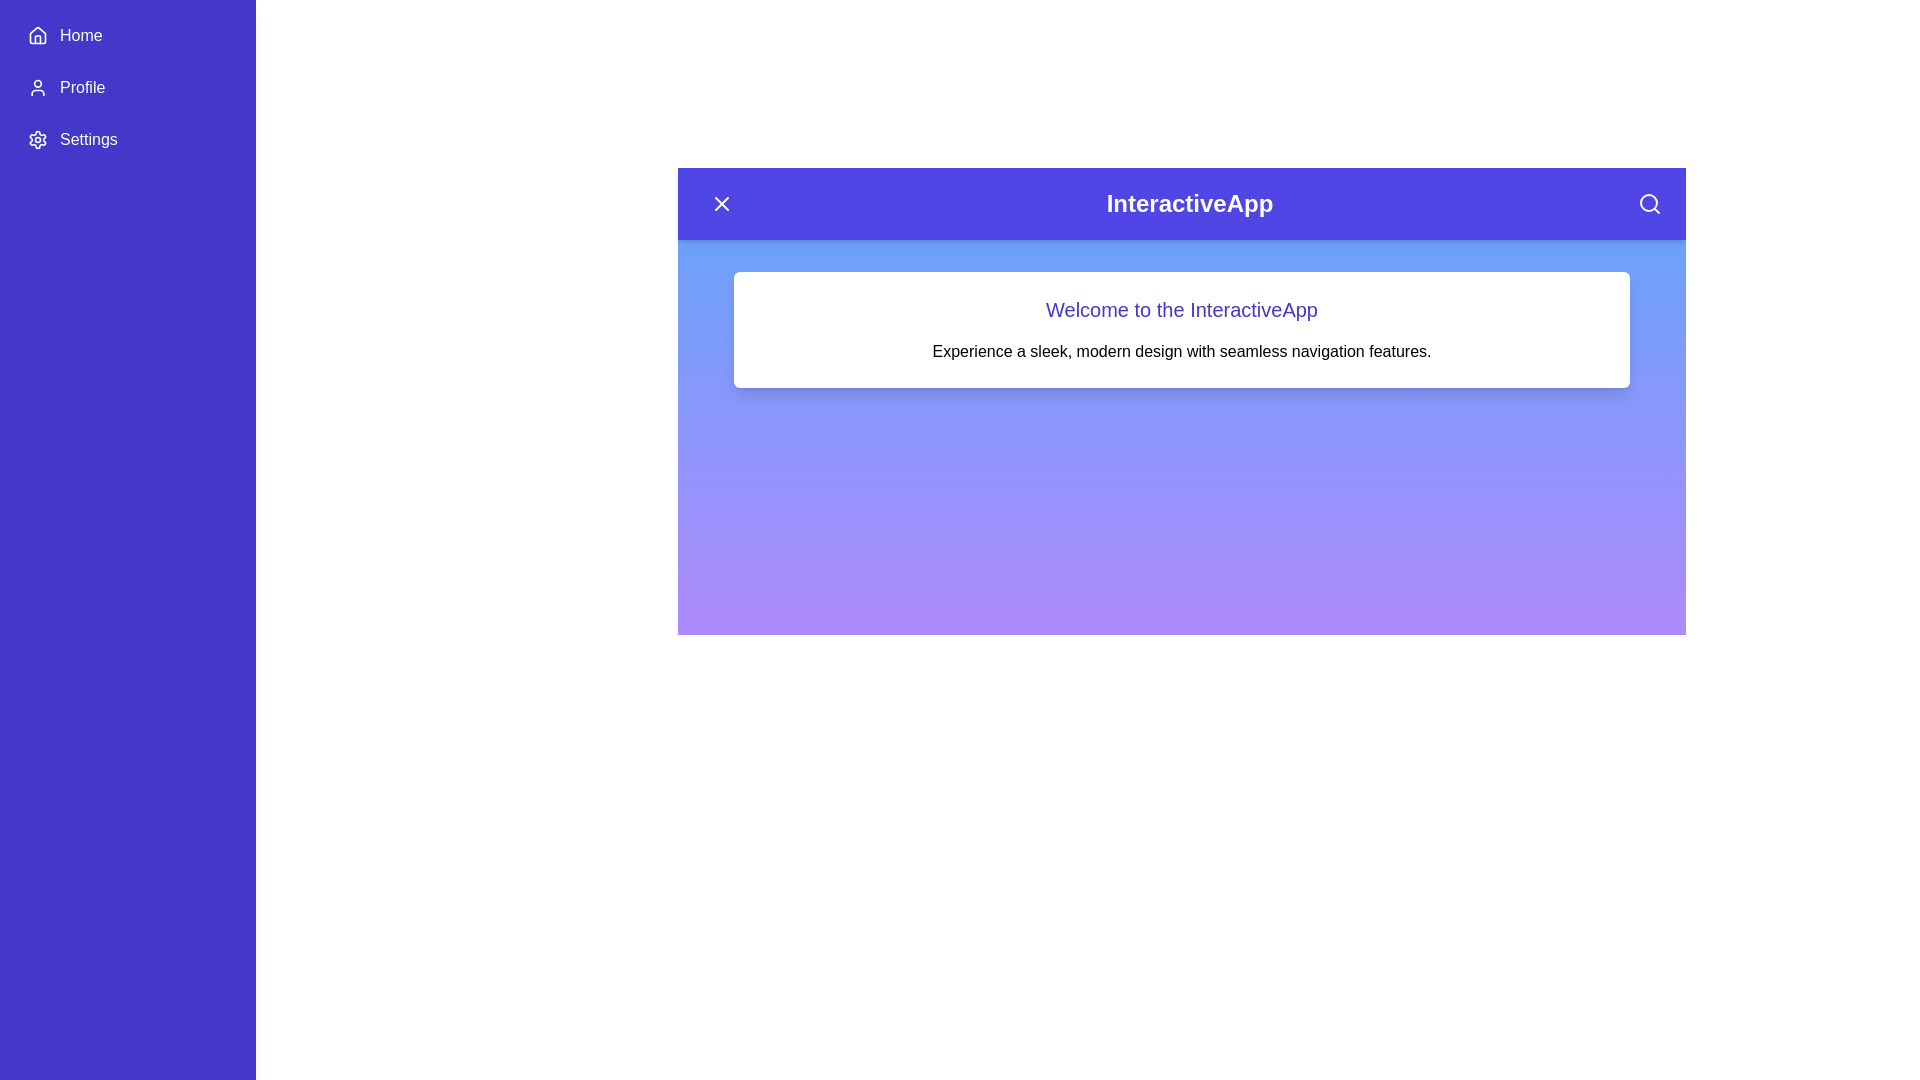 This screenshot has height=1080, width=1920. Describe the element at coordinates (1181, 329) in the screenshot. I see `the main content card to focus on it` at that location.